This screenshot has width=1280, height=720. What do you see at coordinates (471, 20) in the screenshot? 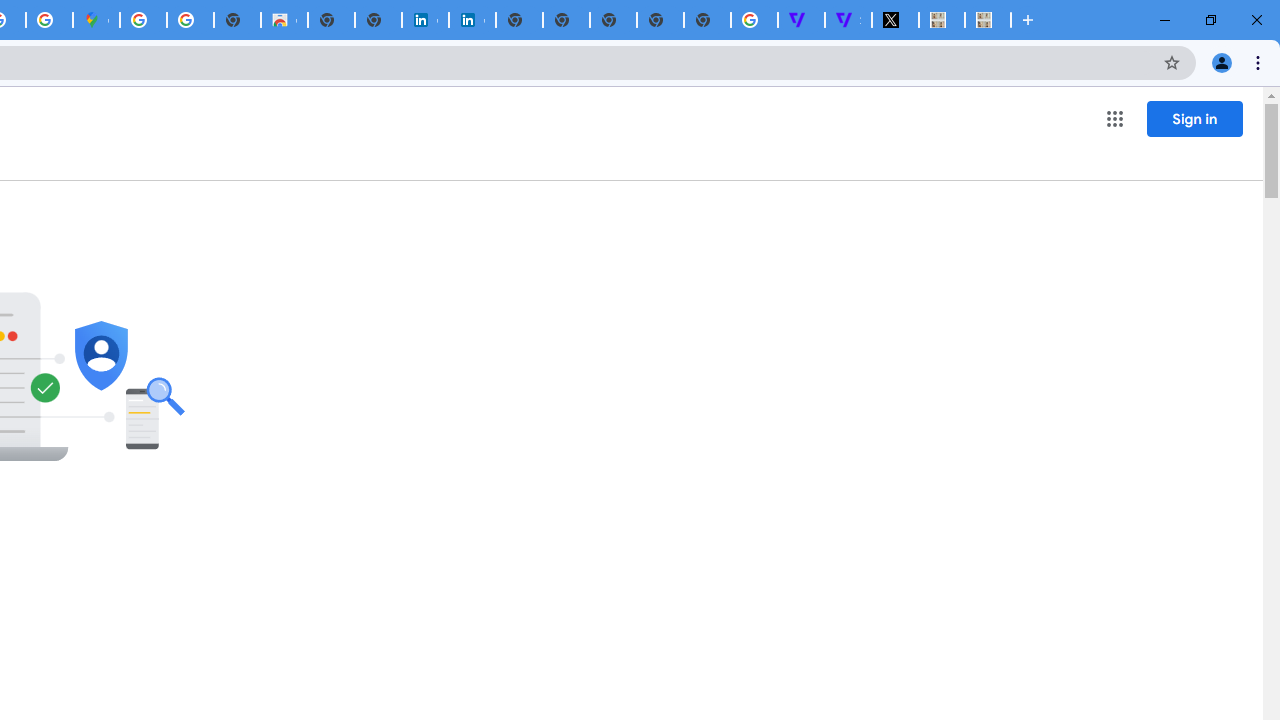
I see `'Cookie Policy | LinkedIn'` at bounding box center [471, 20].